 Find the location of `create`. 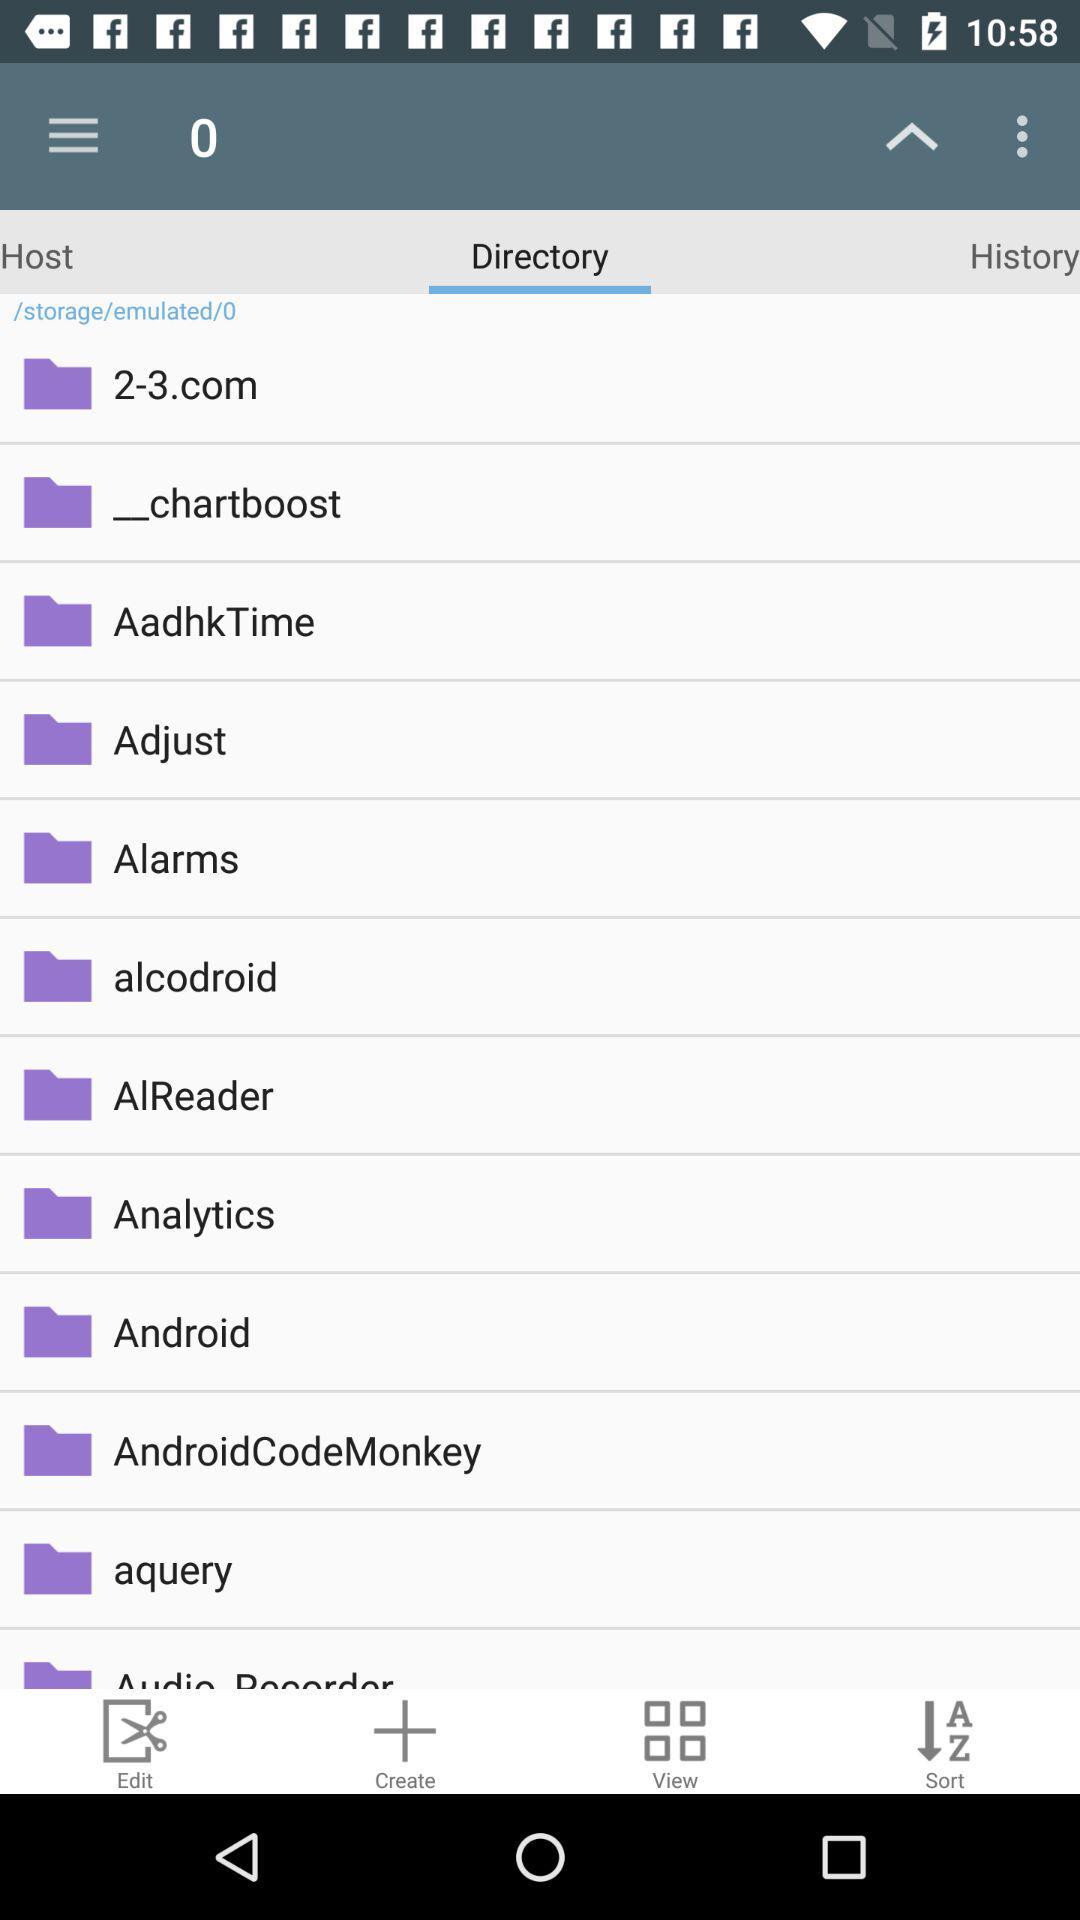

create is located at coordinates (405, 1740).